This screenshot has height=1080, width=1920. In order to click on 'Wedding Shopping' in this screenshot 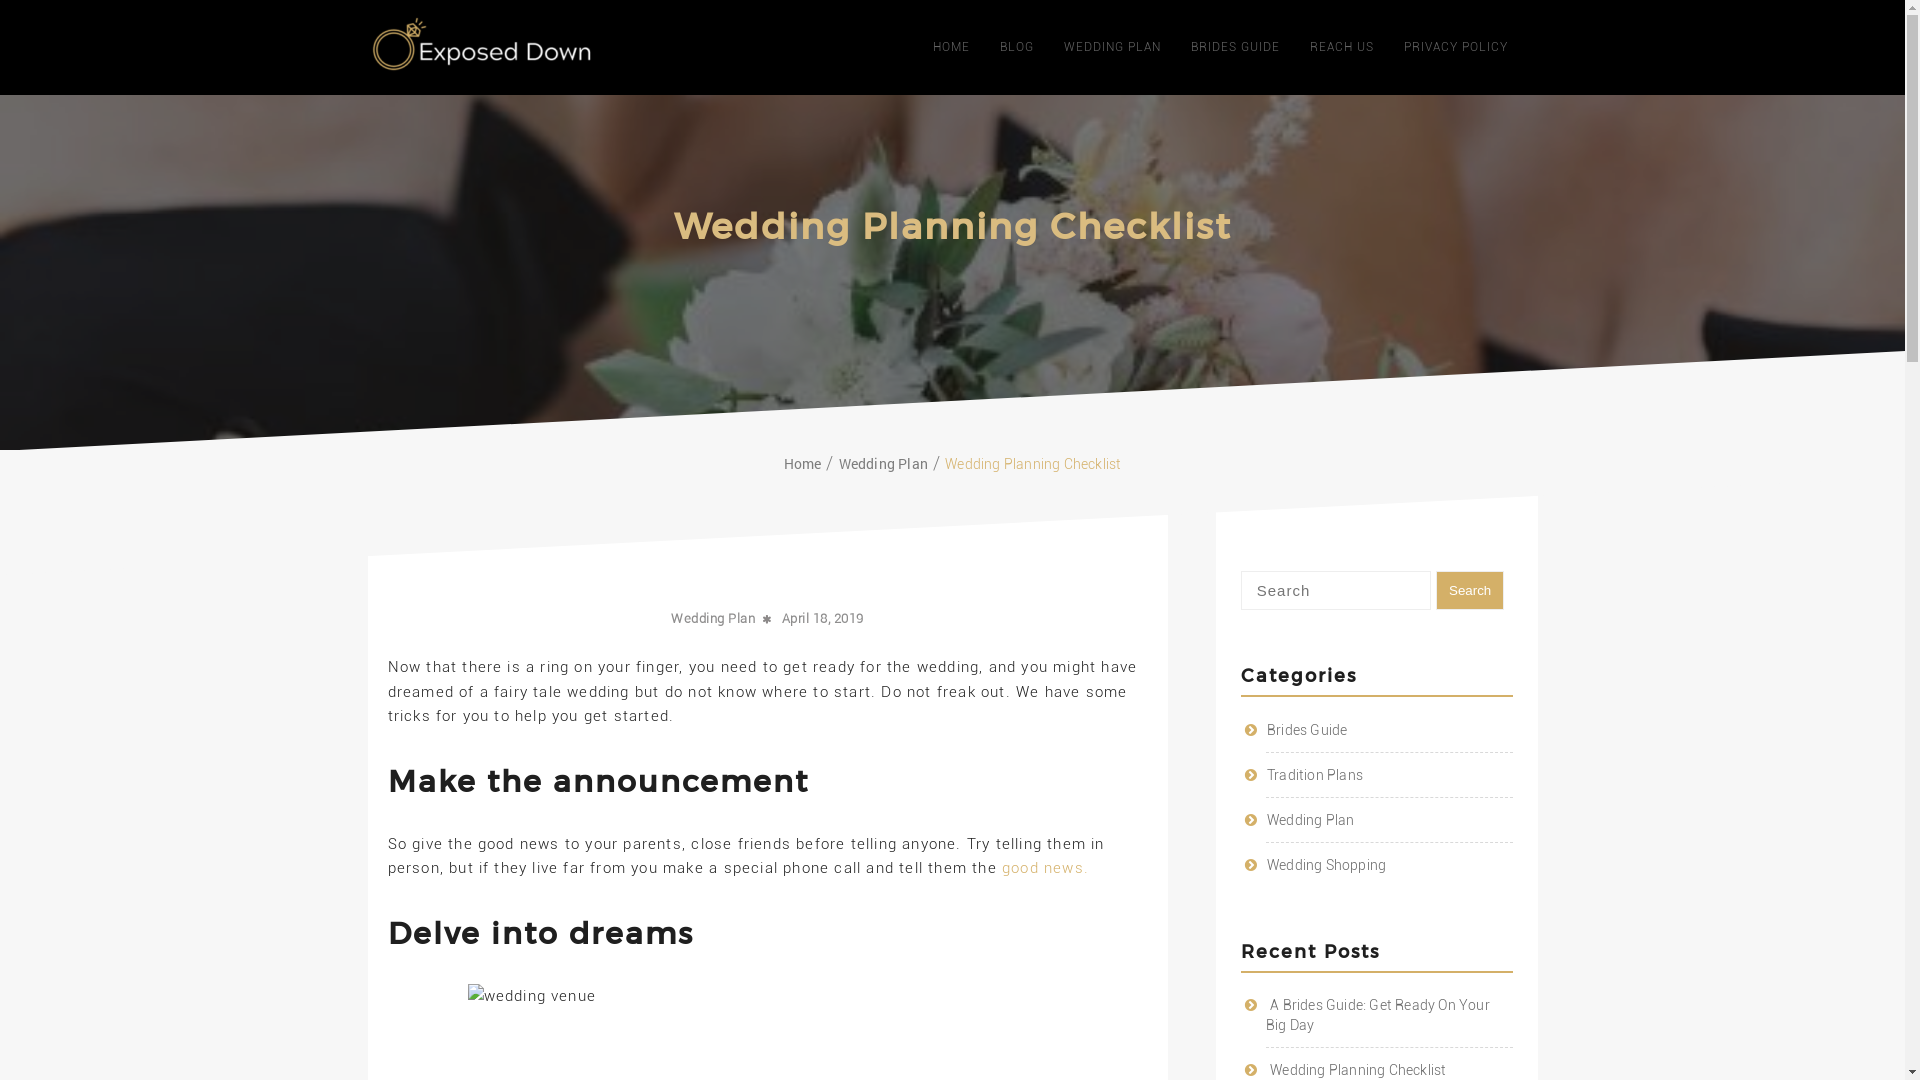, I will do `click(1326, 863)`.